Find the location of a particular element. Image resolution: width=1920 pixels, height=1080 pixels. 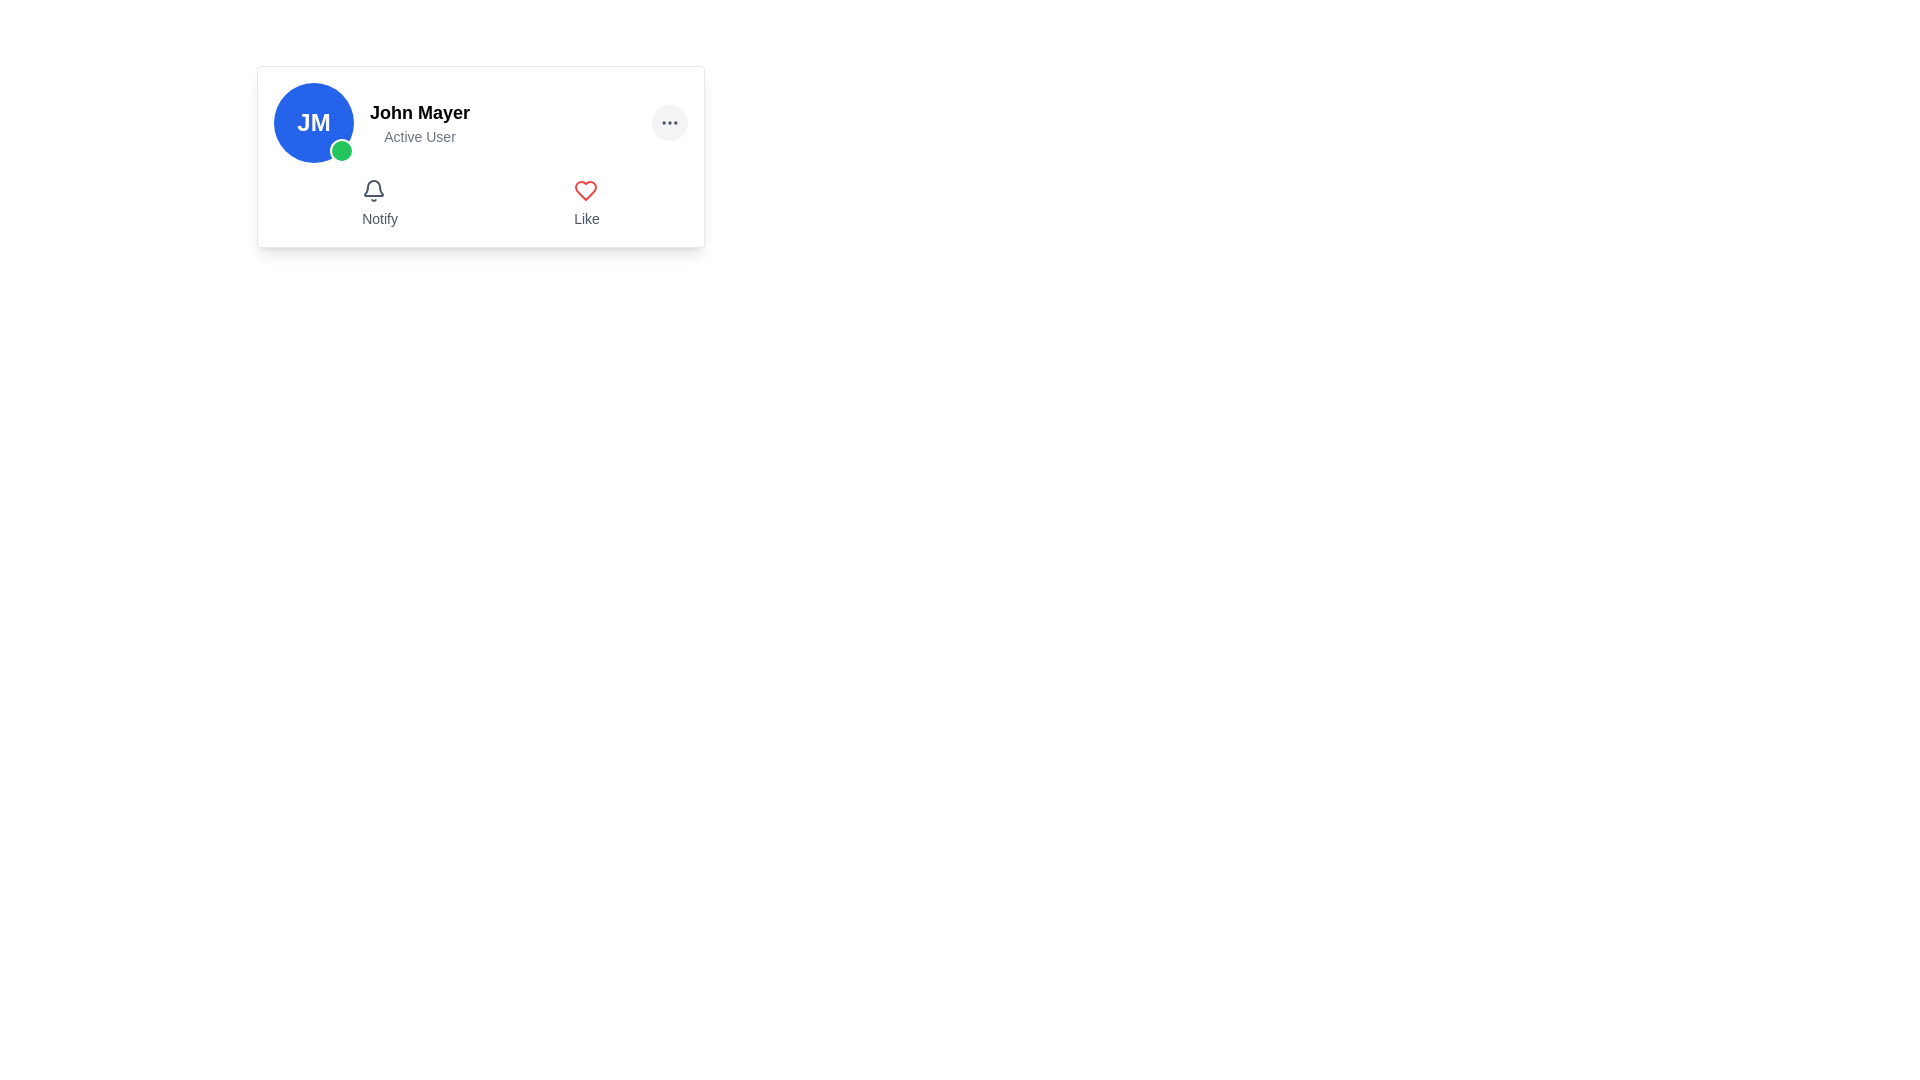

the text content of the 'Like' label located below the red heart icon in the top right region of the card interface is located at coordinates (585, 219).